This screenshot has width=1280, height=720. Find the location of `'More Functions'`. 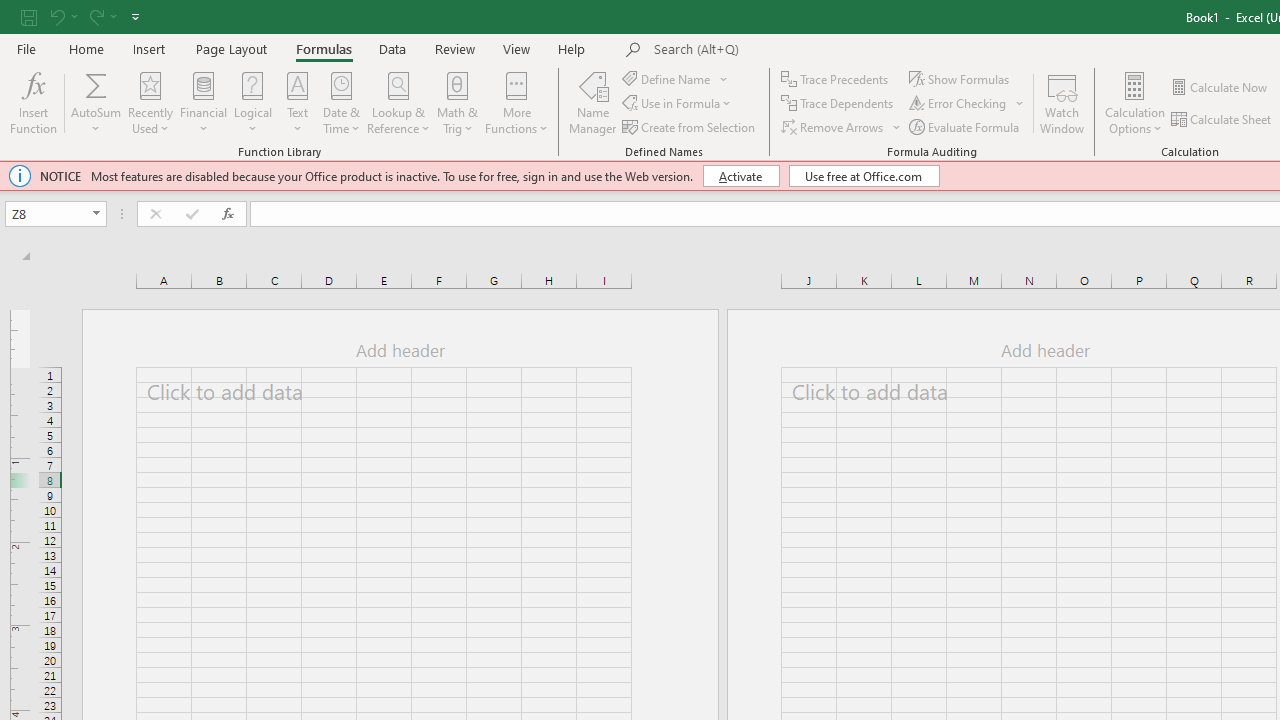

'More Functions' is located at coordinates (516, 103).